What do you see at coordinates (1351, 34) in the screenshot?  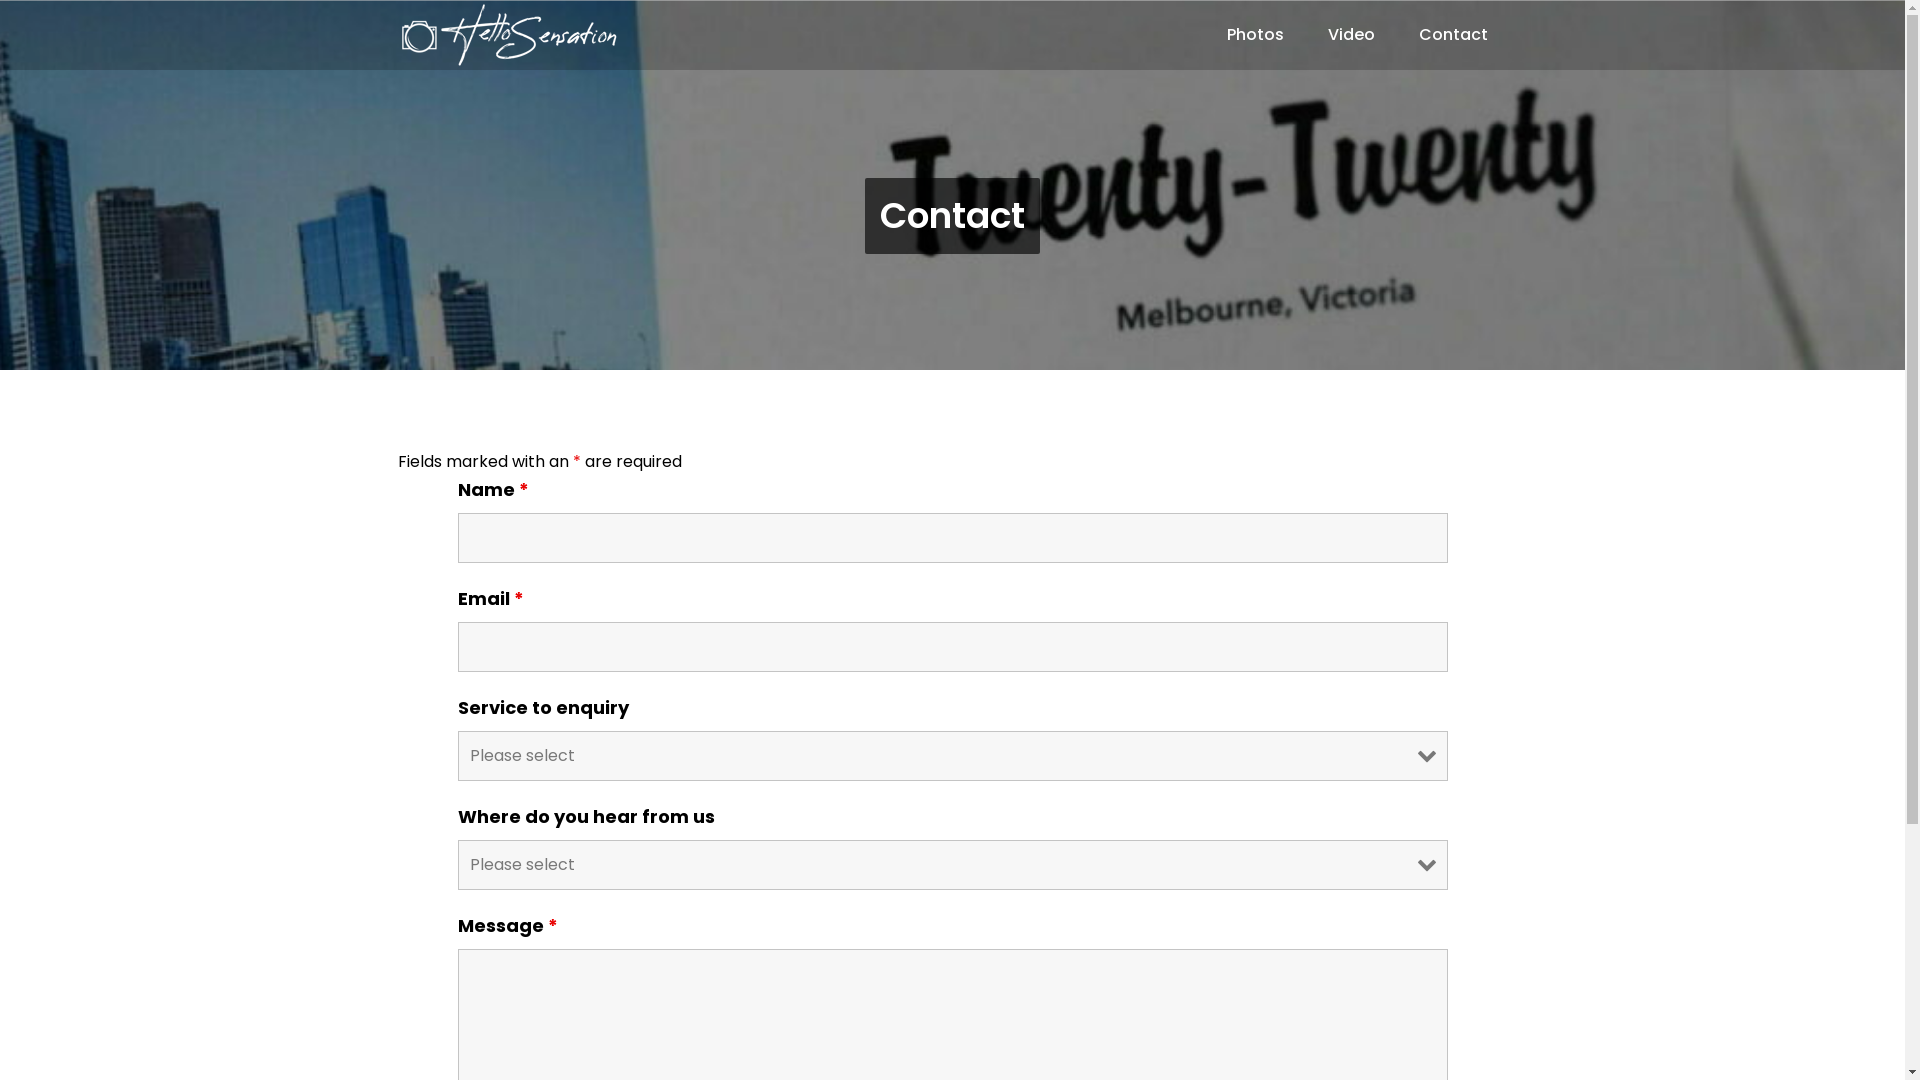 I see `'Video'` at bounding box center [1351, 34].